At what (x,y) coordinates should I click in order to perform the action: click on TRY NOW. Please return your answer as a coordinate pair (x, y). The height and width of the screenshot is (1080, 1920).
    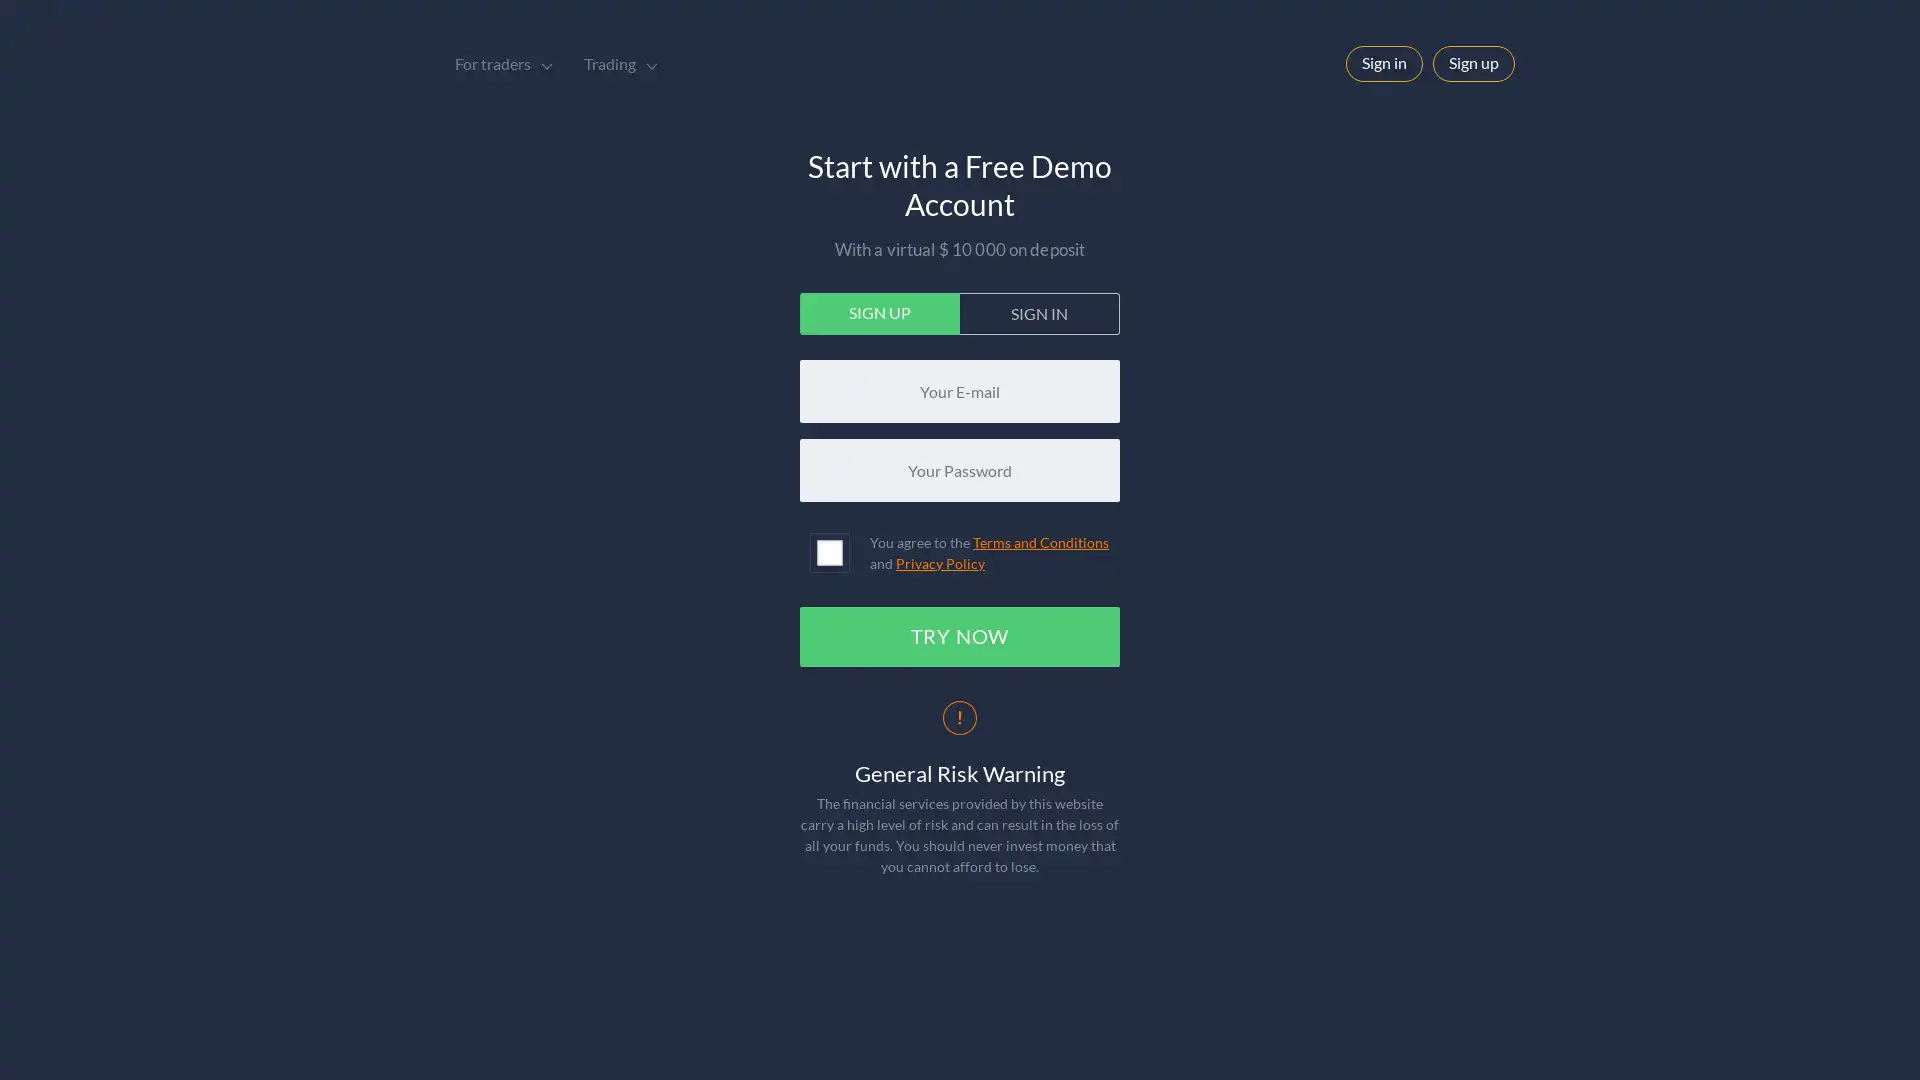
    Looking at the image, I should click on (960, 636).